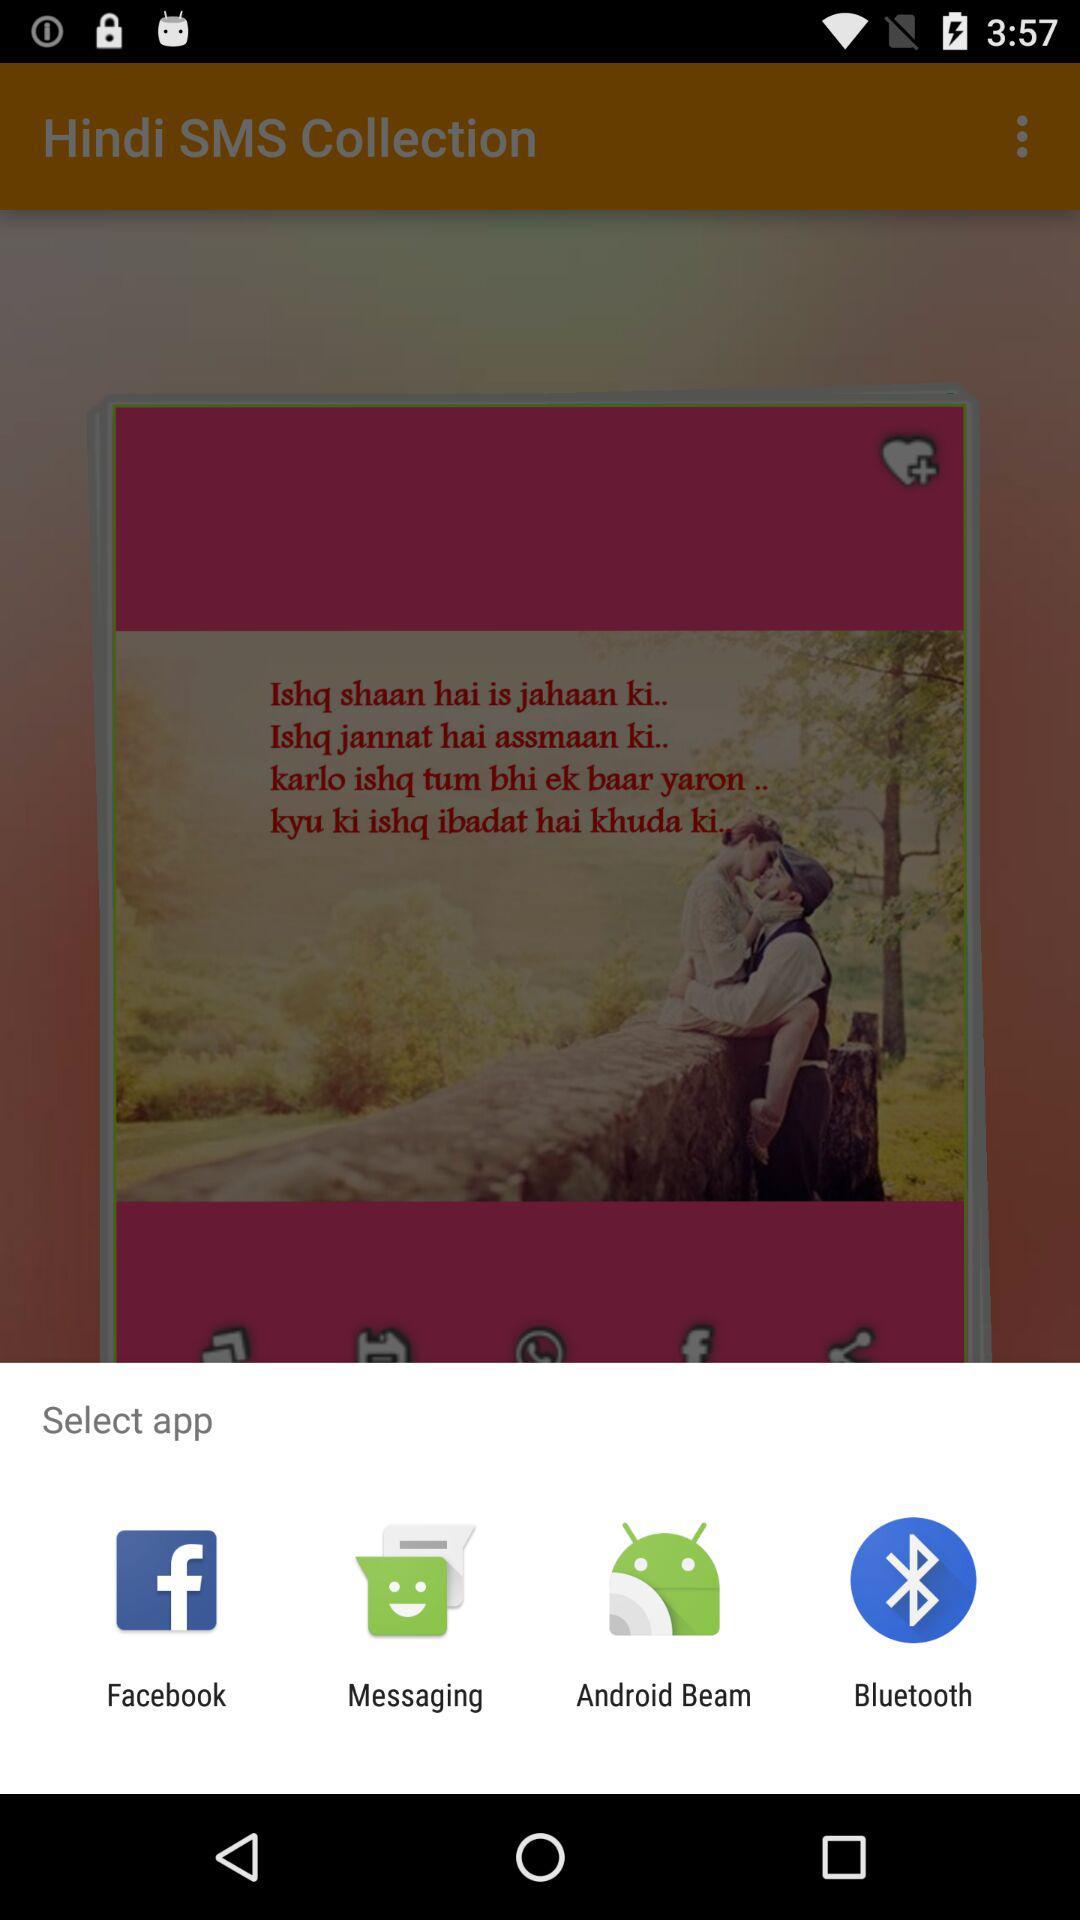 The height and width of the screenshot is (1920, 1080). I want to click on the app to the right of the android beam icon, so click(913, 1711).